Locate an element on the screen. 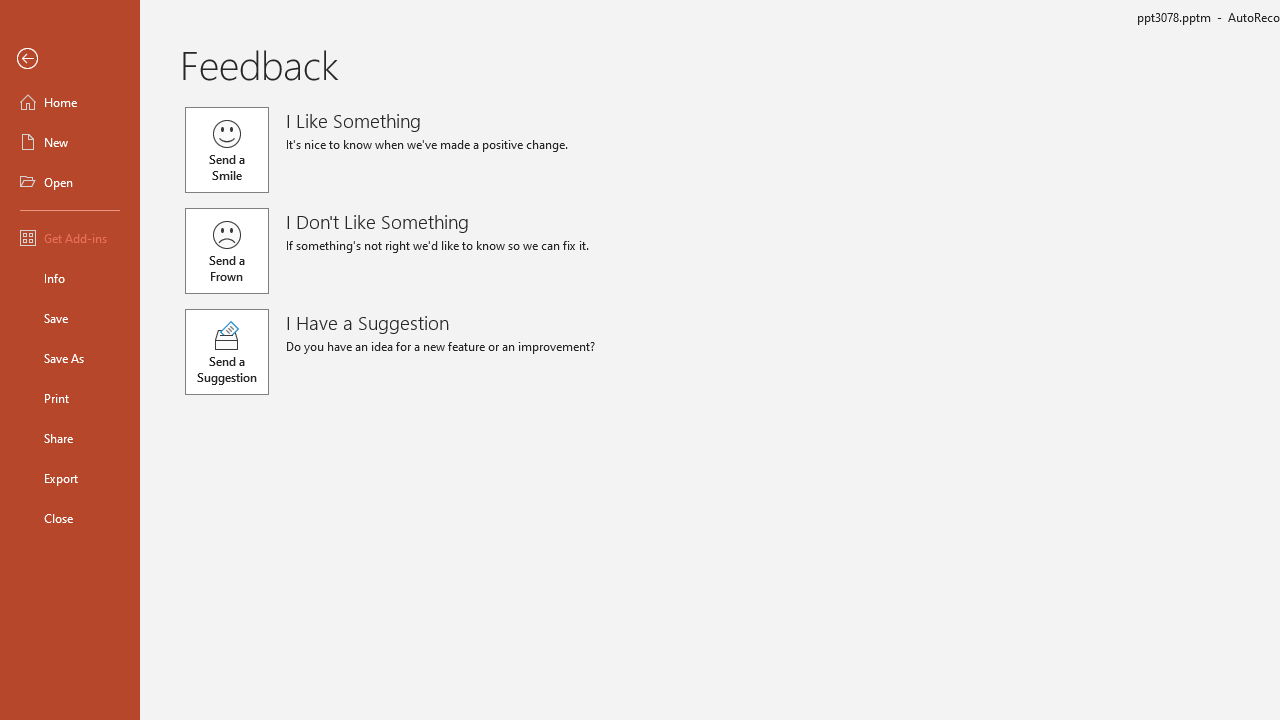 The width and height of the screenshot is (1280, 720). 'Send a Suggestion' is located at coordinates (227, 351).